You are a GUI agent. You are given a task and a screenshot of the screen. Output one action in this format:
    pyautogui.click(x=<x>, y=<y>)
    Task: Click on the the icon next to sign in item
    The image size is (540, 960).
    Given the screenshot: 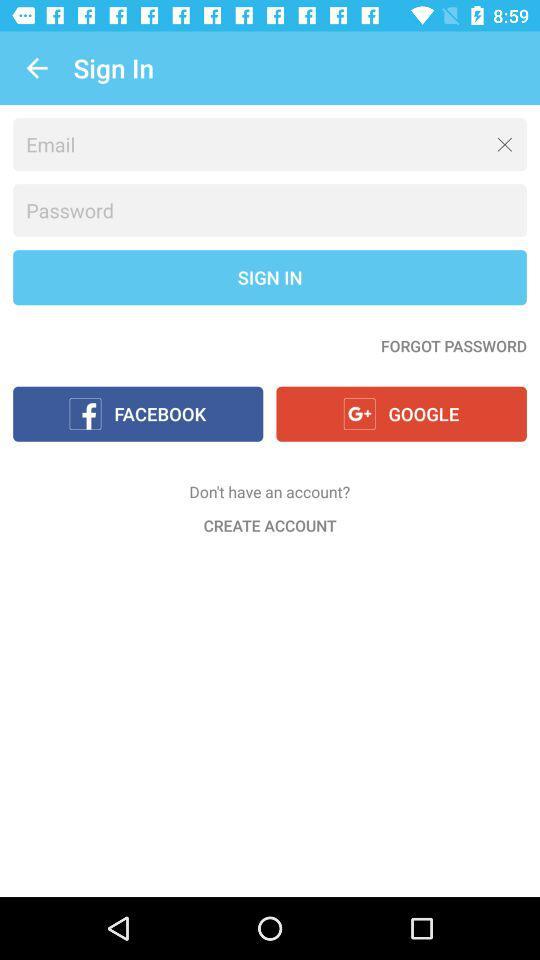 What is the action you would take?
    pyautogui.click(x=36, y=68)
    